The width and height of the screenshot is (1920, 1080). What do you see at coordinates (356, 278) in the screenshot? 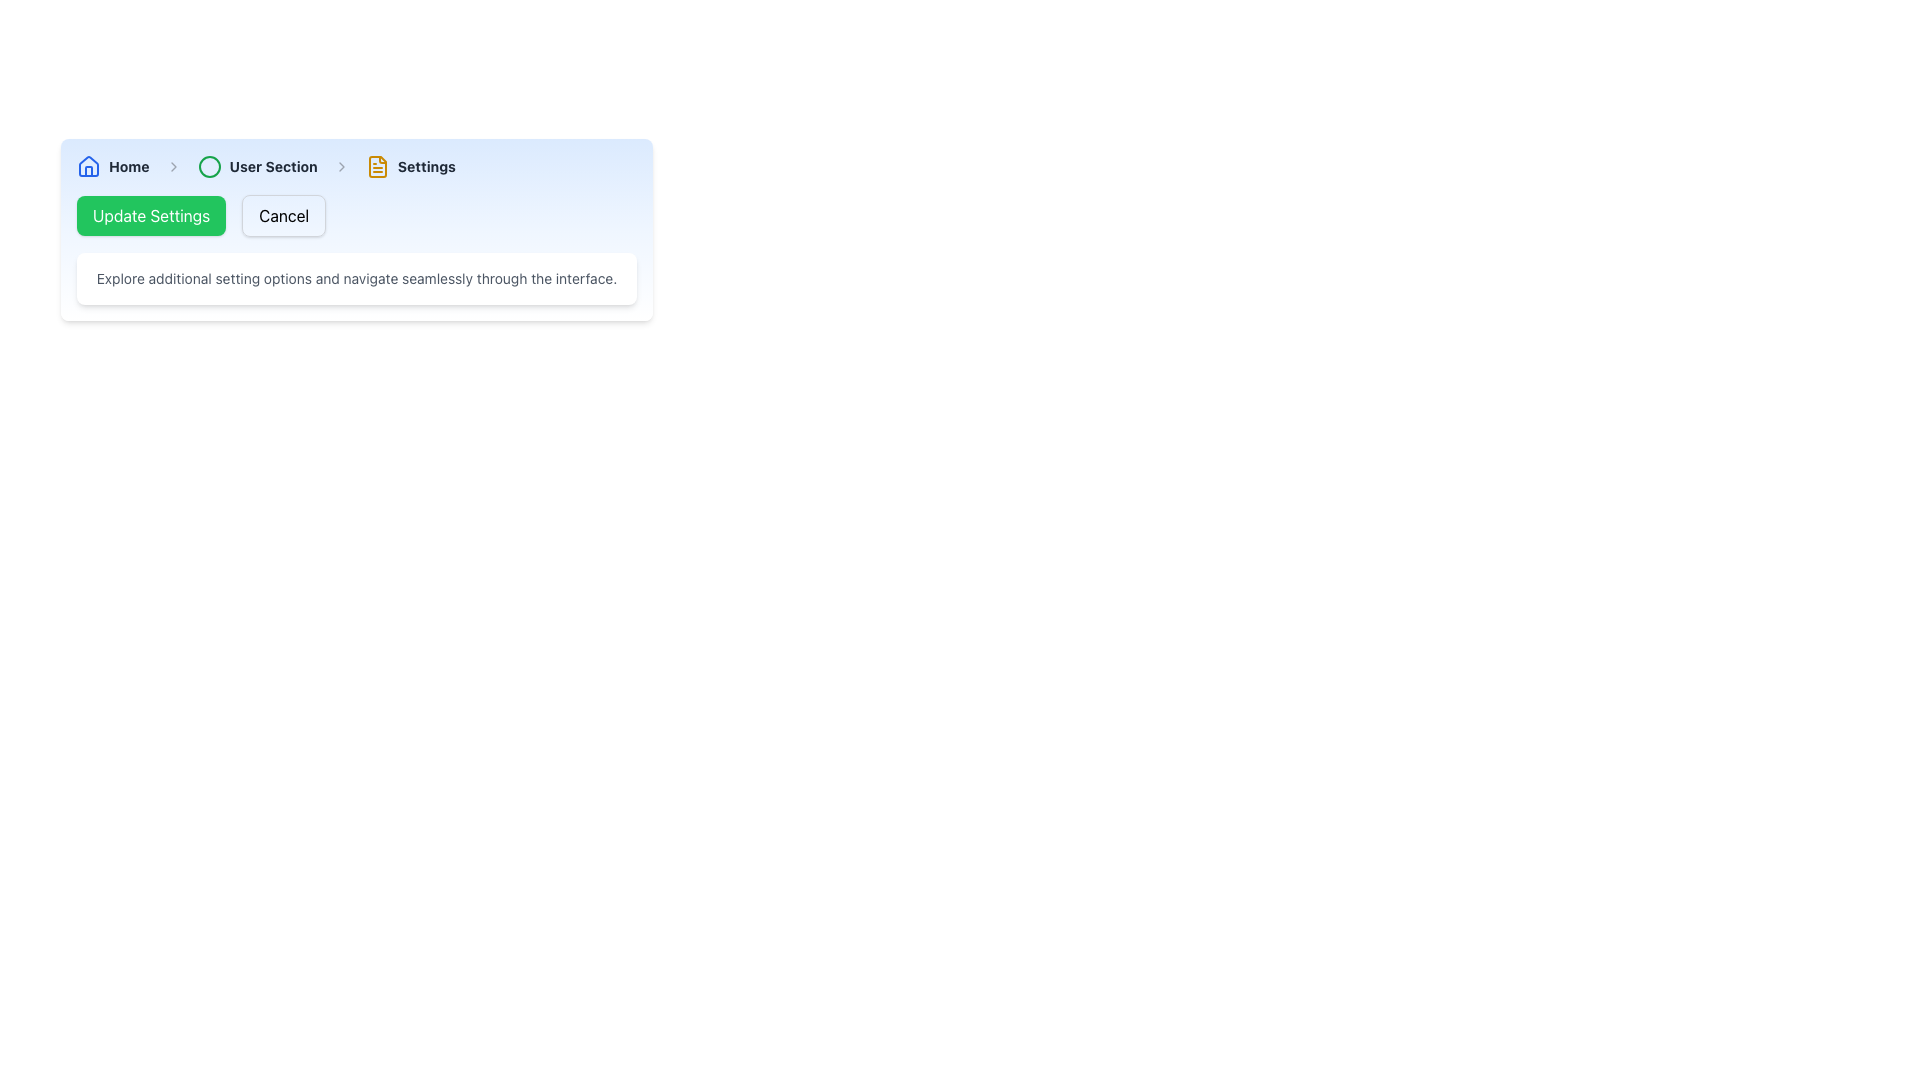
I see `the Text Box that provides guidance or context to the user, located beneath the 'Update Settings' and 'Cancel' buttons` at bounding box center [356, 278].